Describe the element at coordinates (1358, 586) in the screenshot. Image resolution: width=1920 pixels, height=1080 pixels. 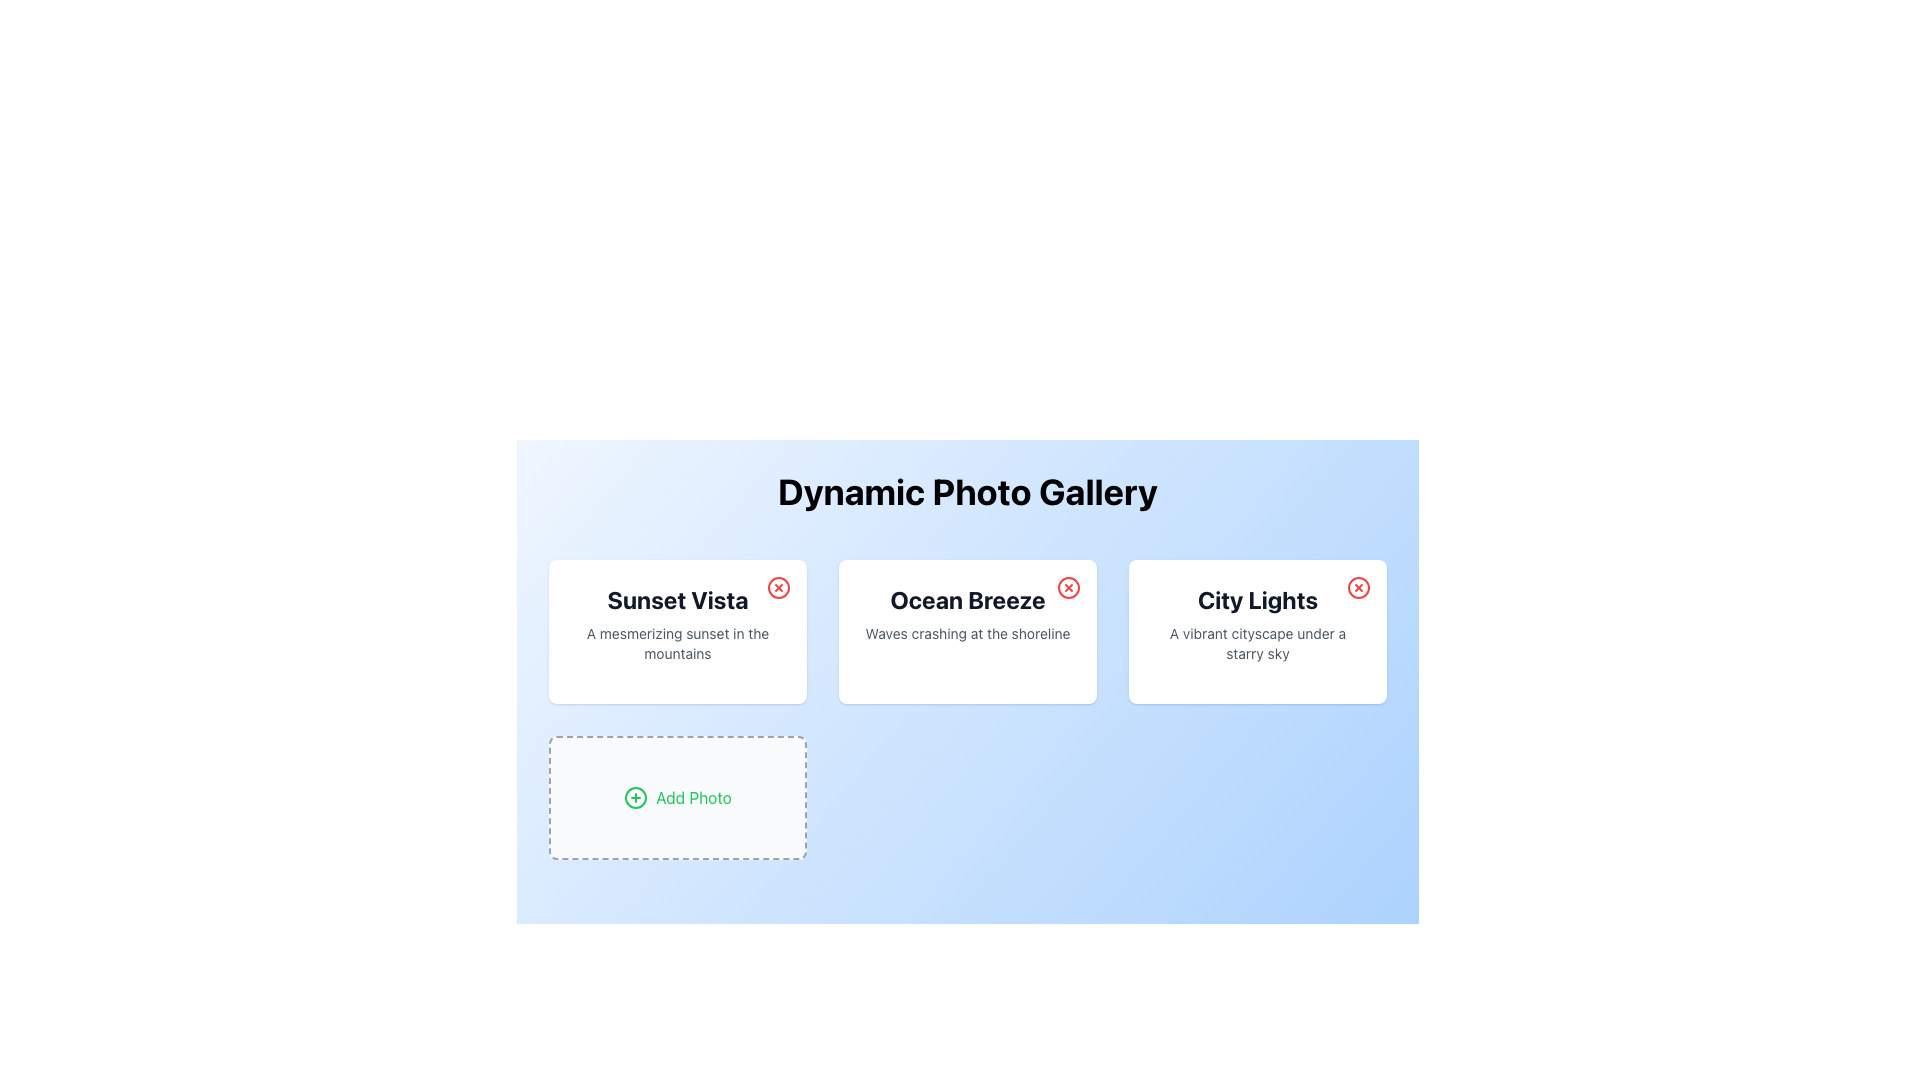
I see `the red 'X' button in the top-right corner of the 'City Lights' card` at that location.